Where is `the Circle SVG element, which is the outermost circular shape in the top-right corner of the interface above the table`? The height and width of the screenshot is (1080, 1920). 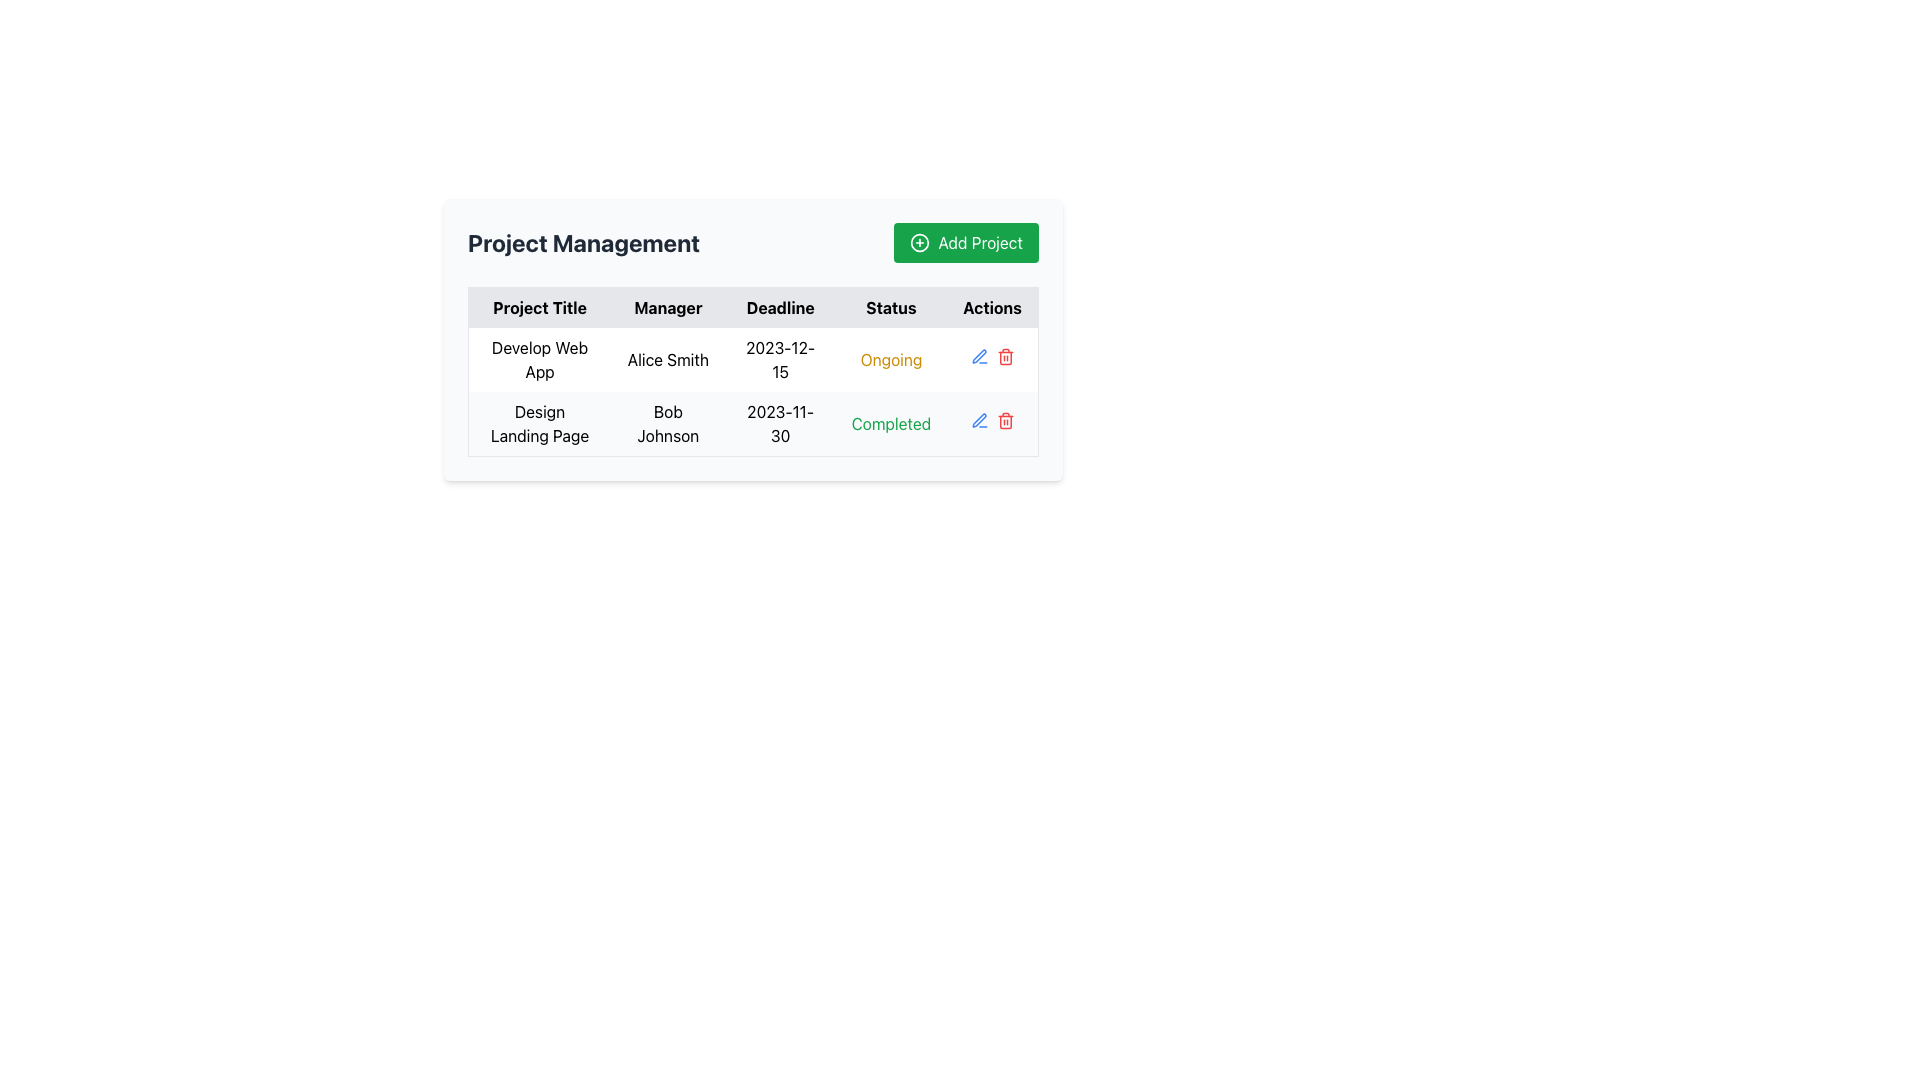 the Circle SVG element, which is the outermost circular shape in the top-right corner of the interface above the table is located at coordinates (919, 242).